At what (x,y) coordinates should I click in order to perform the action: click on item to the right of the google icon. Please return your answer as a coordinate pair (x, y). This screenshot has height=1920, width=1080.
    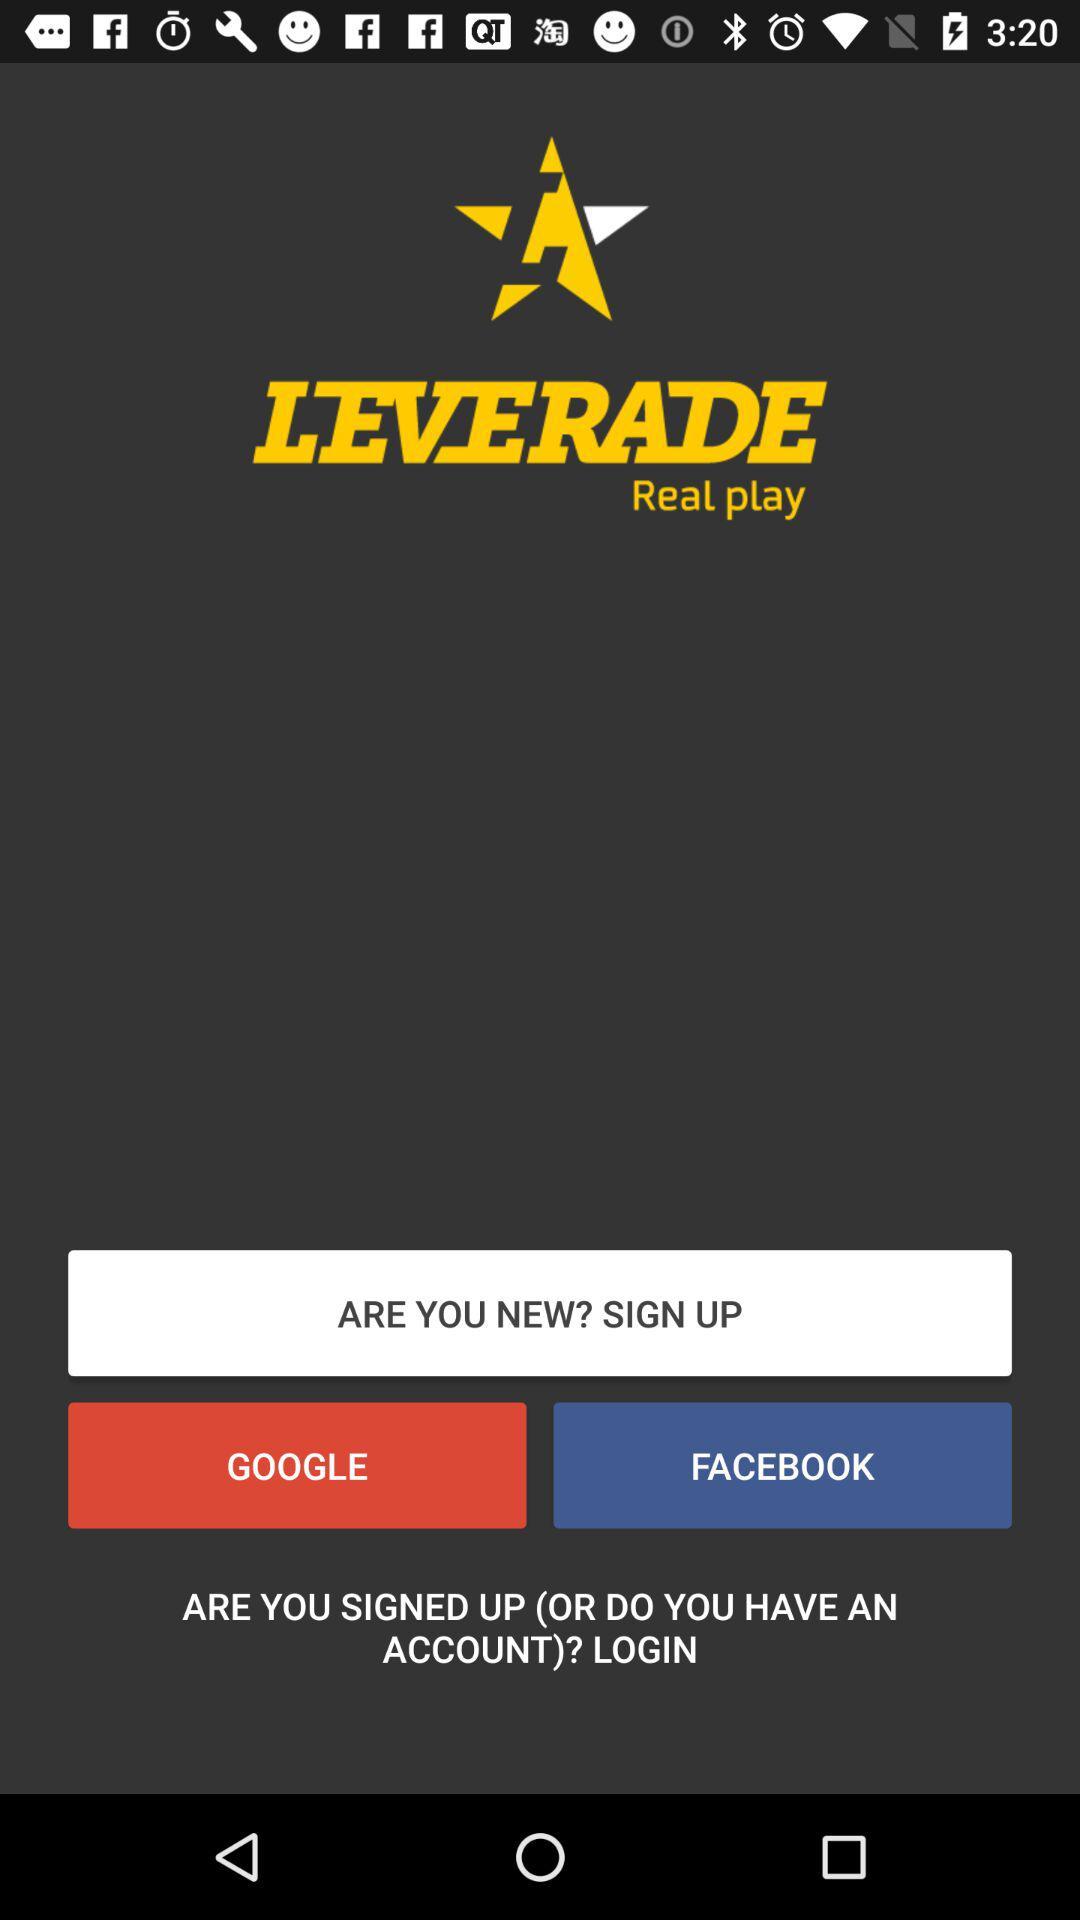
    Looking at the image, I should click on (781, 1465).